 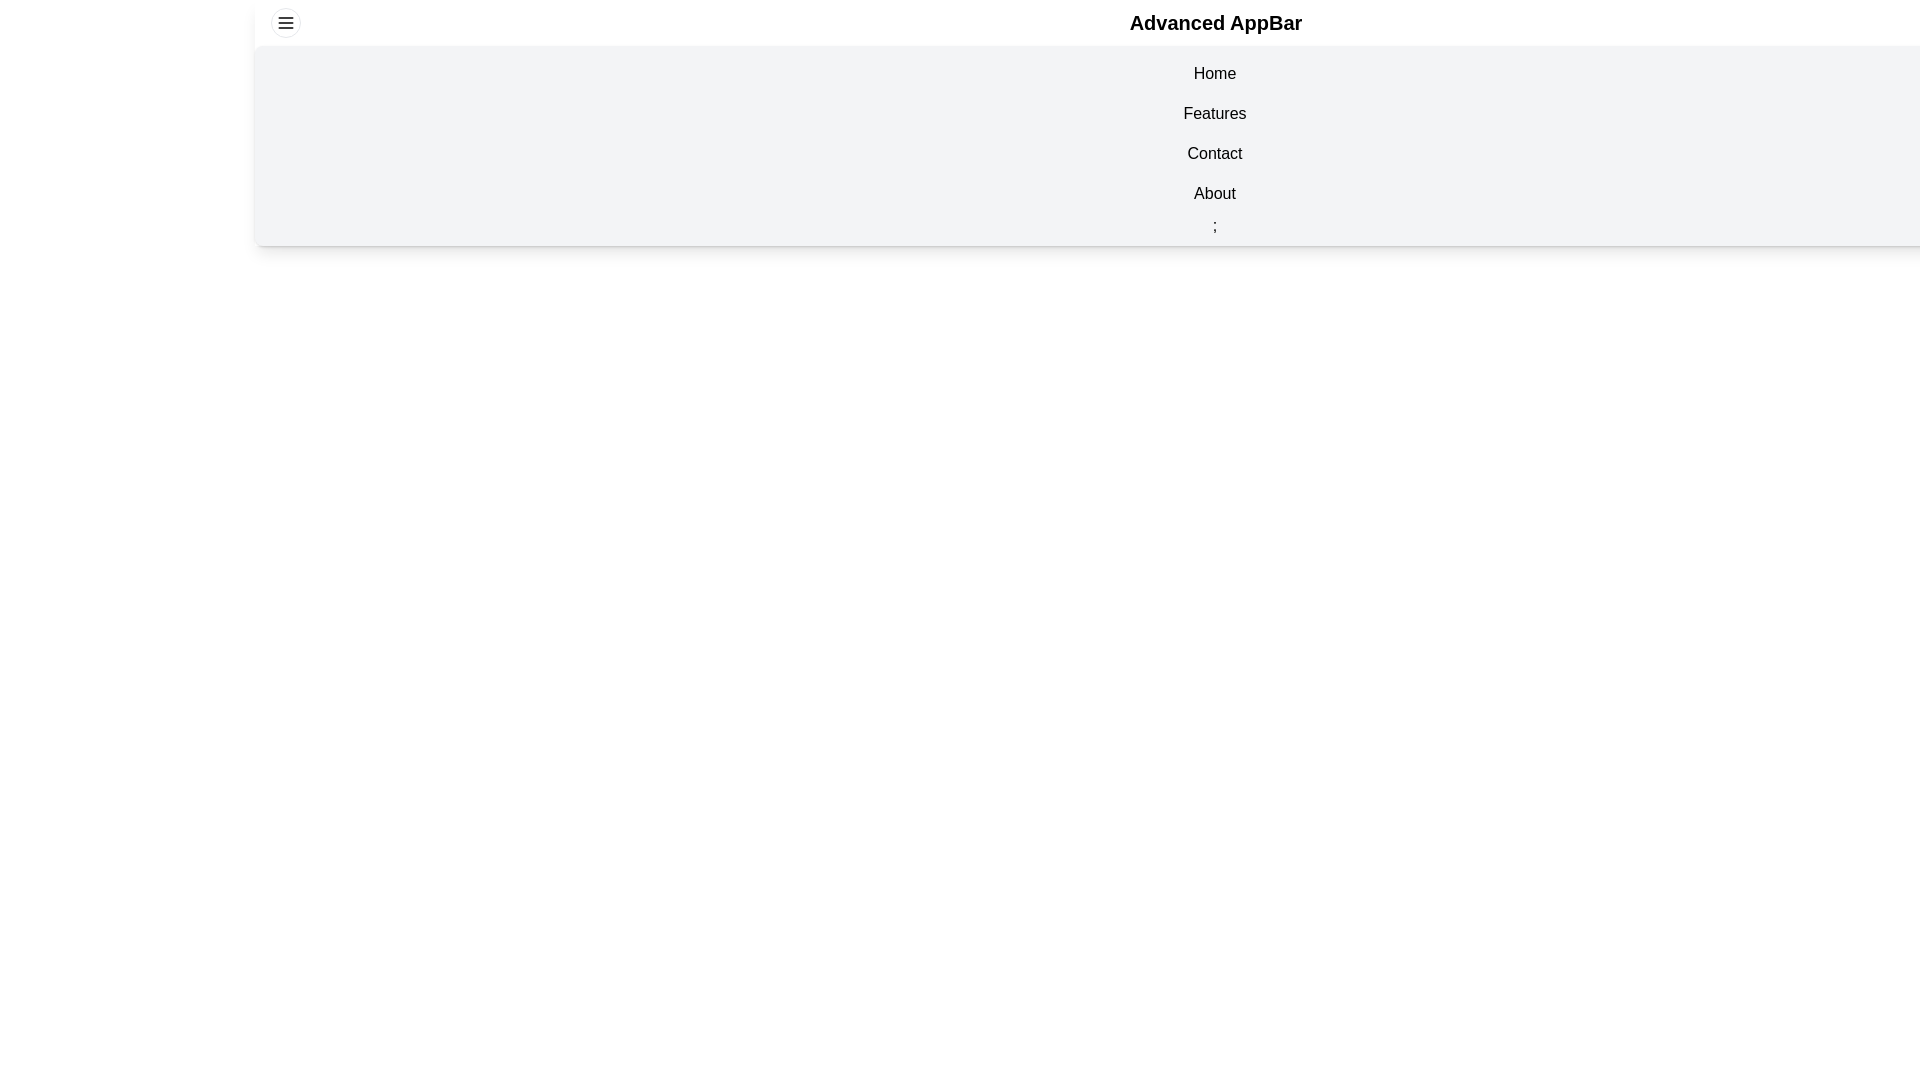 I want to click on the navigation item Home in the EnhancedAppBar, so click(x=1213, y=72).